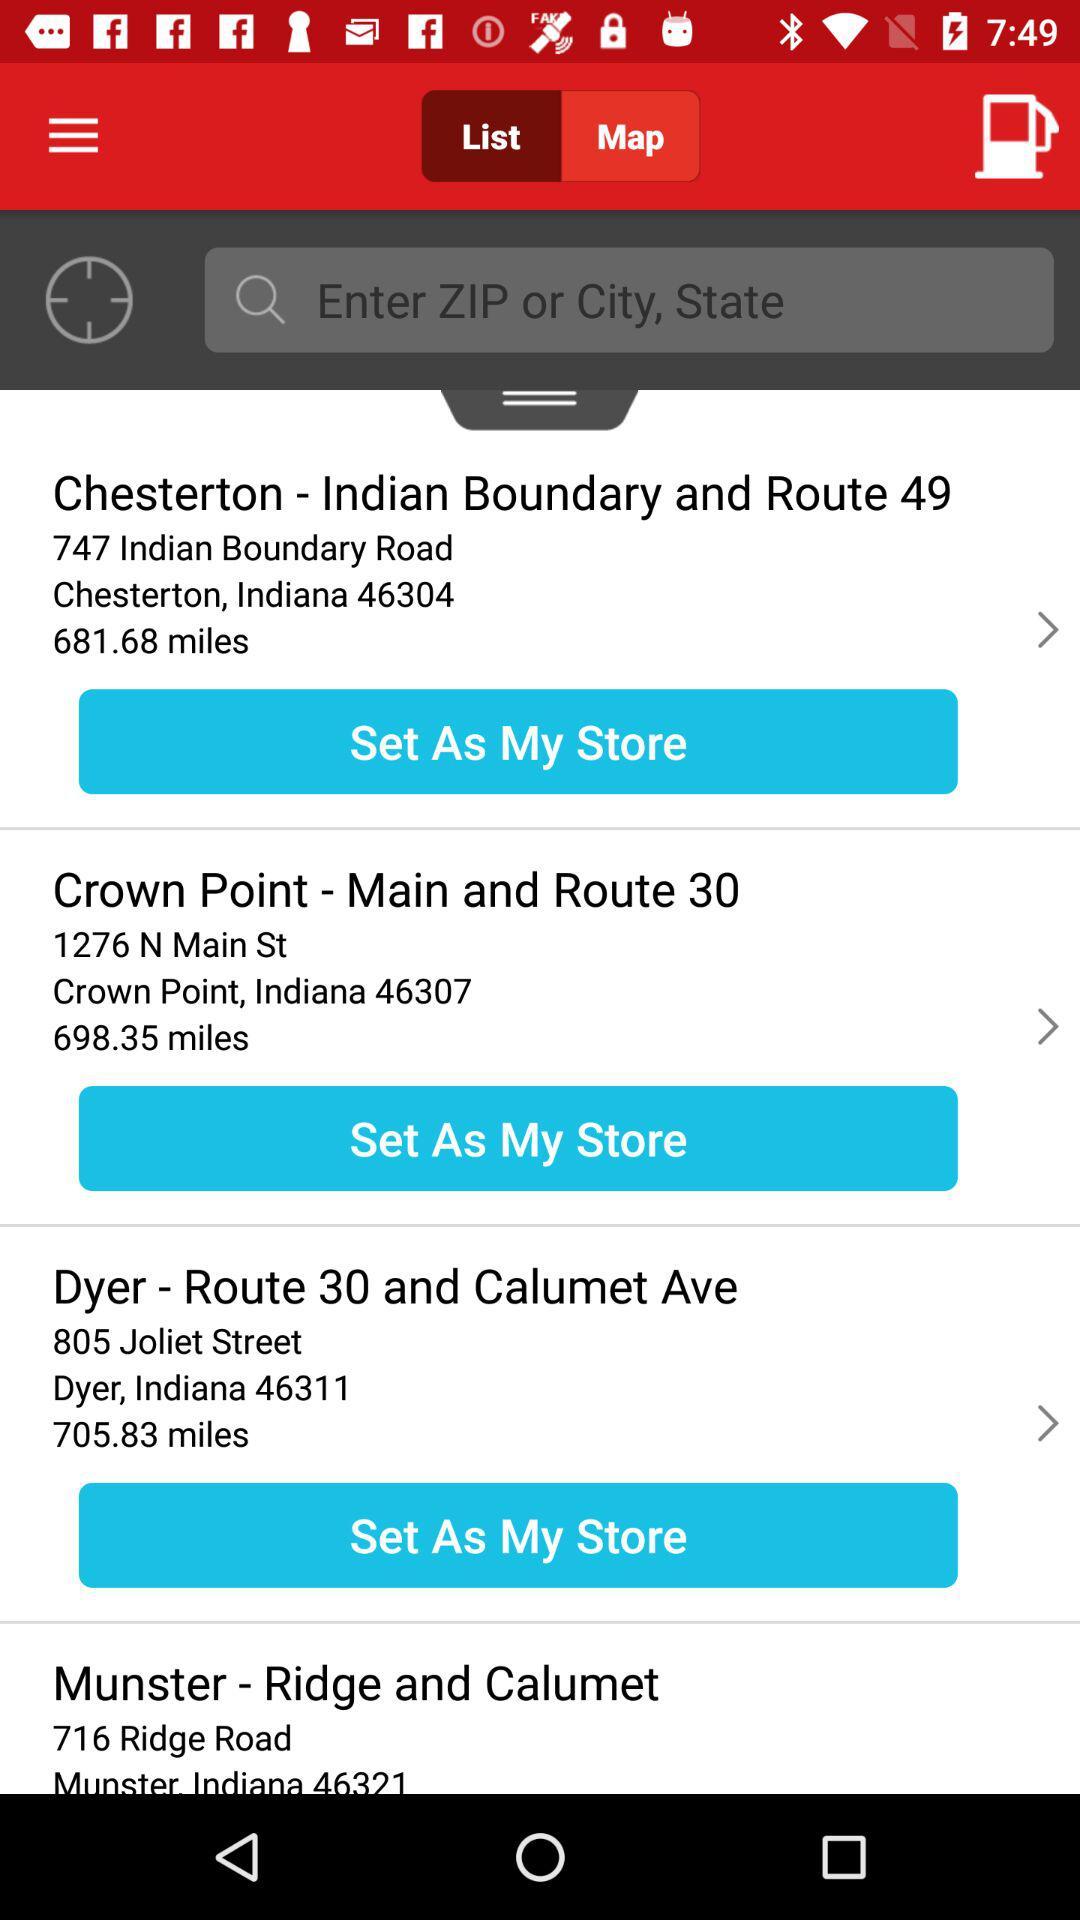 This screenshot has height=1920, width=1080. Describe the element at coordinates (88, 298) in the screenshot. I see `the location_crosshair icon` at that location.